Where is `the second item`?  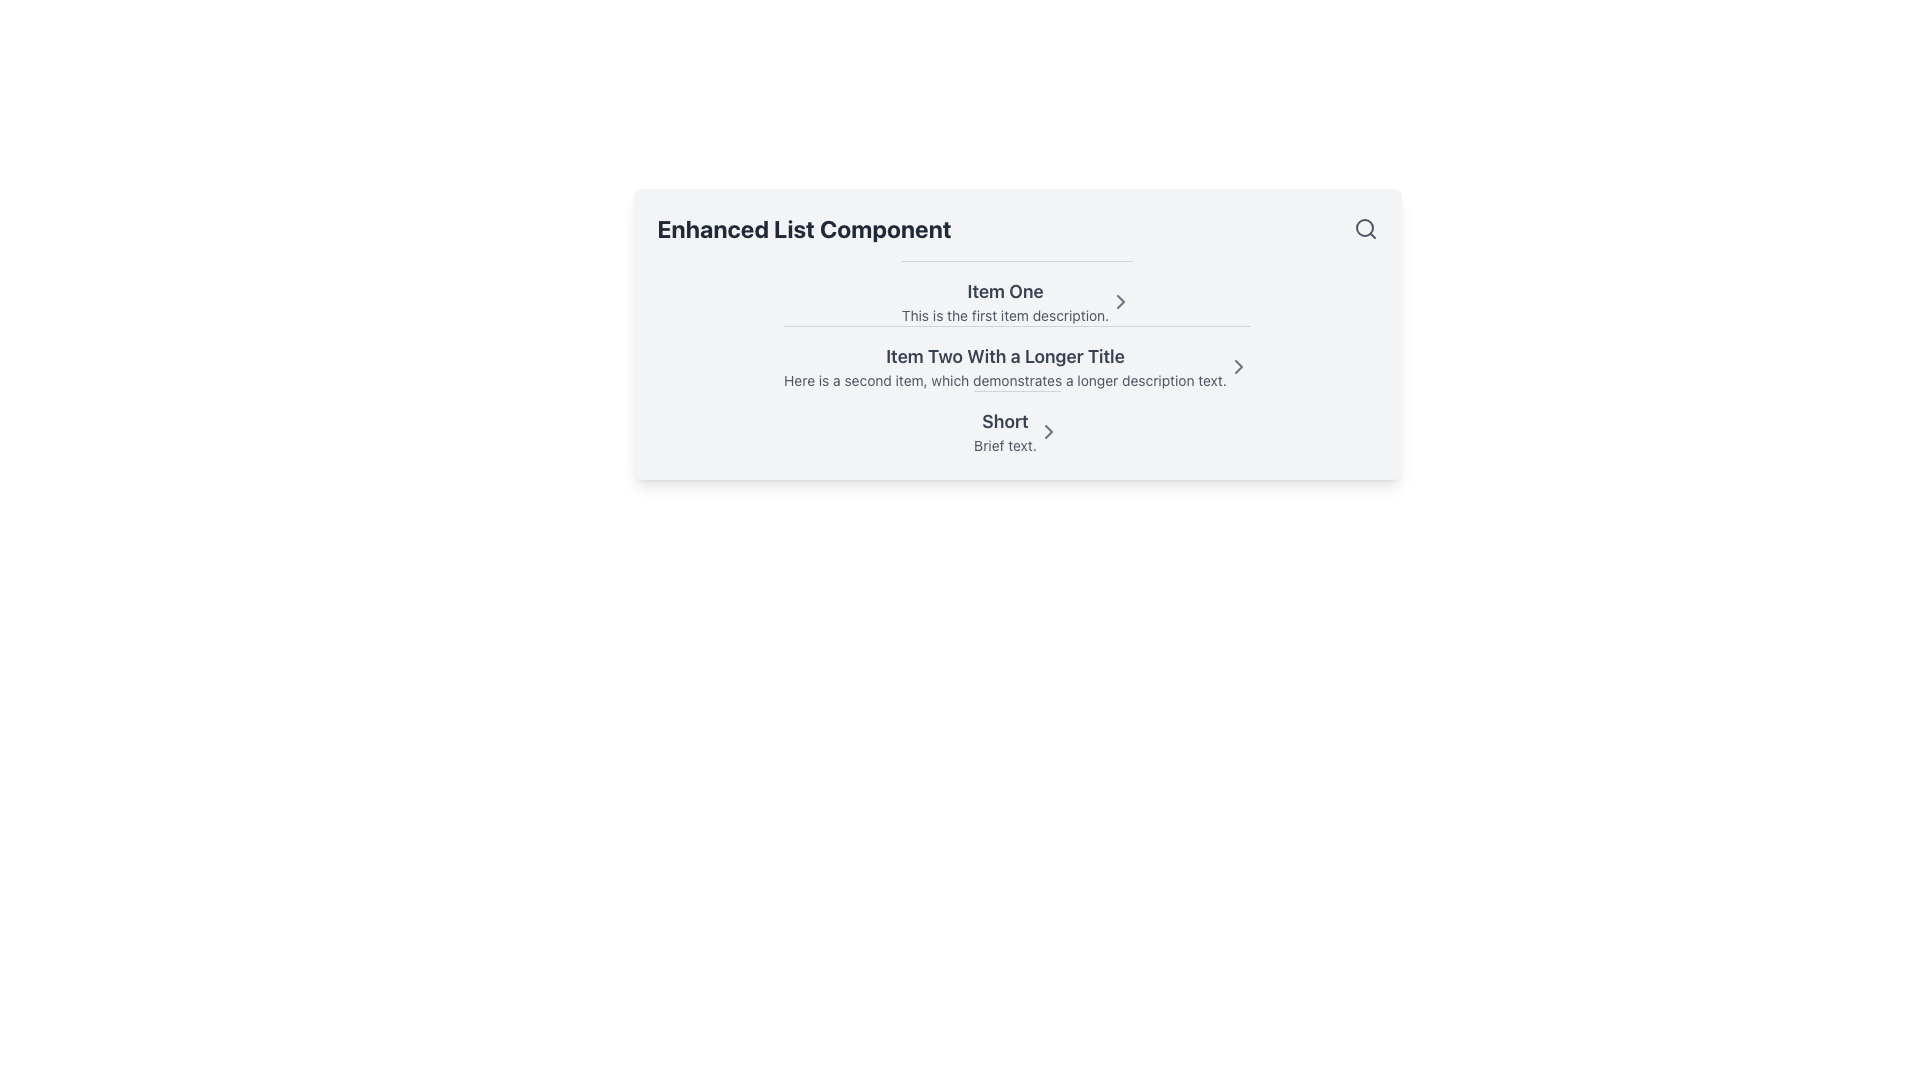 the second item is located at coordinates (1017, 357).